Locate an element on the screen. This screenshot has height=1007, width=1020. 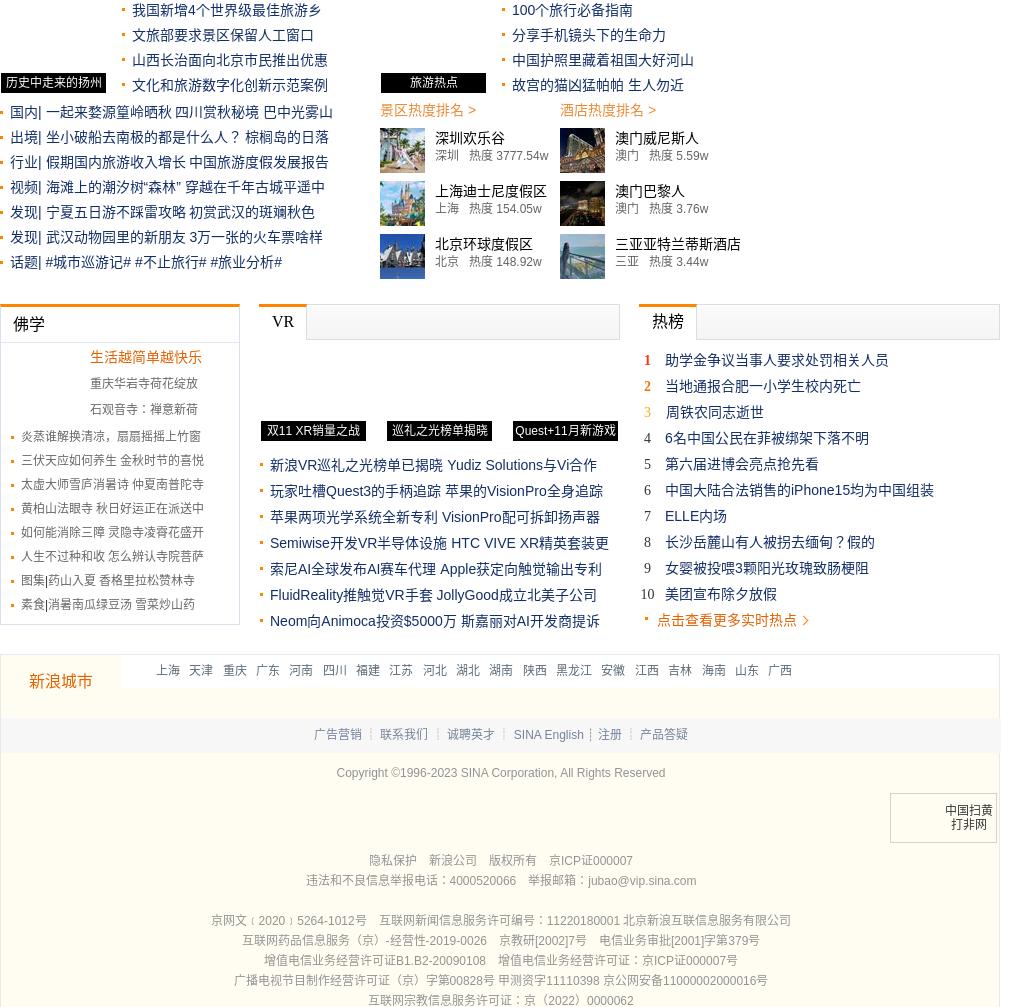
'斯嘉丽对AI开发商提诉讼' is located at coordinates (268, 633).